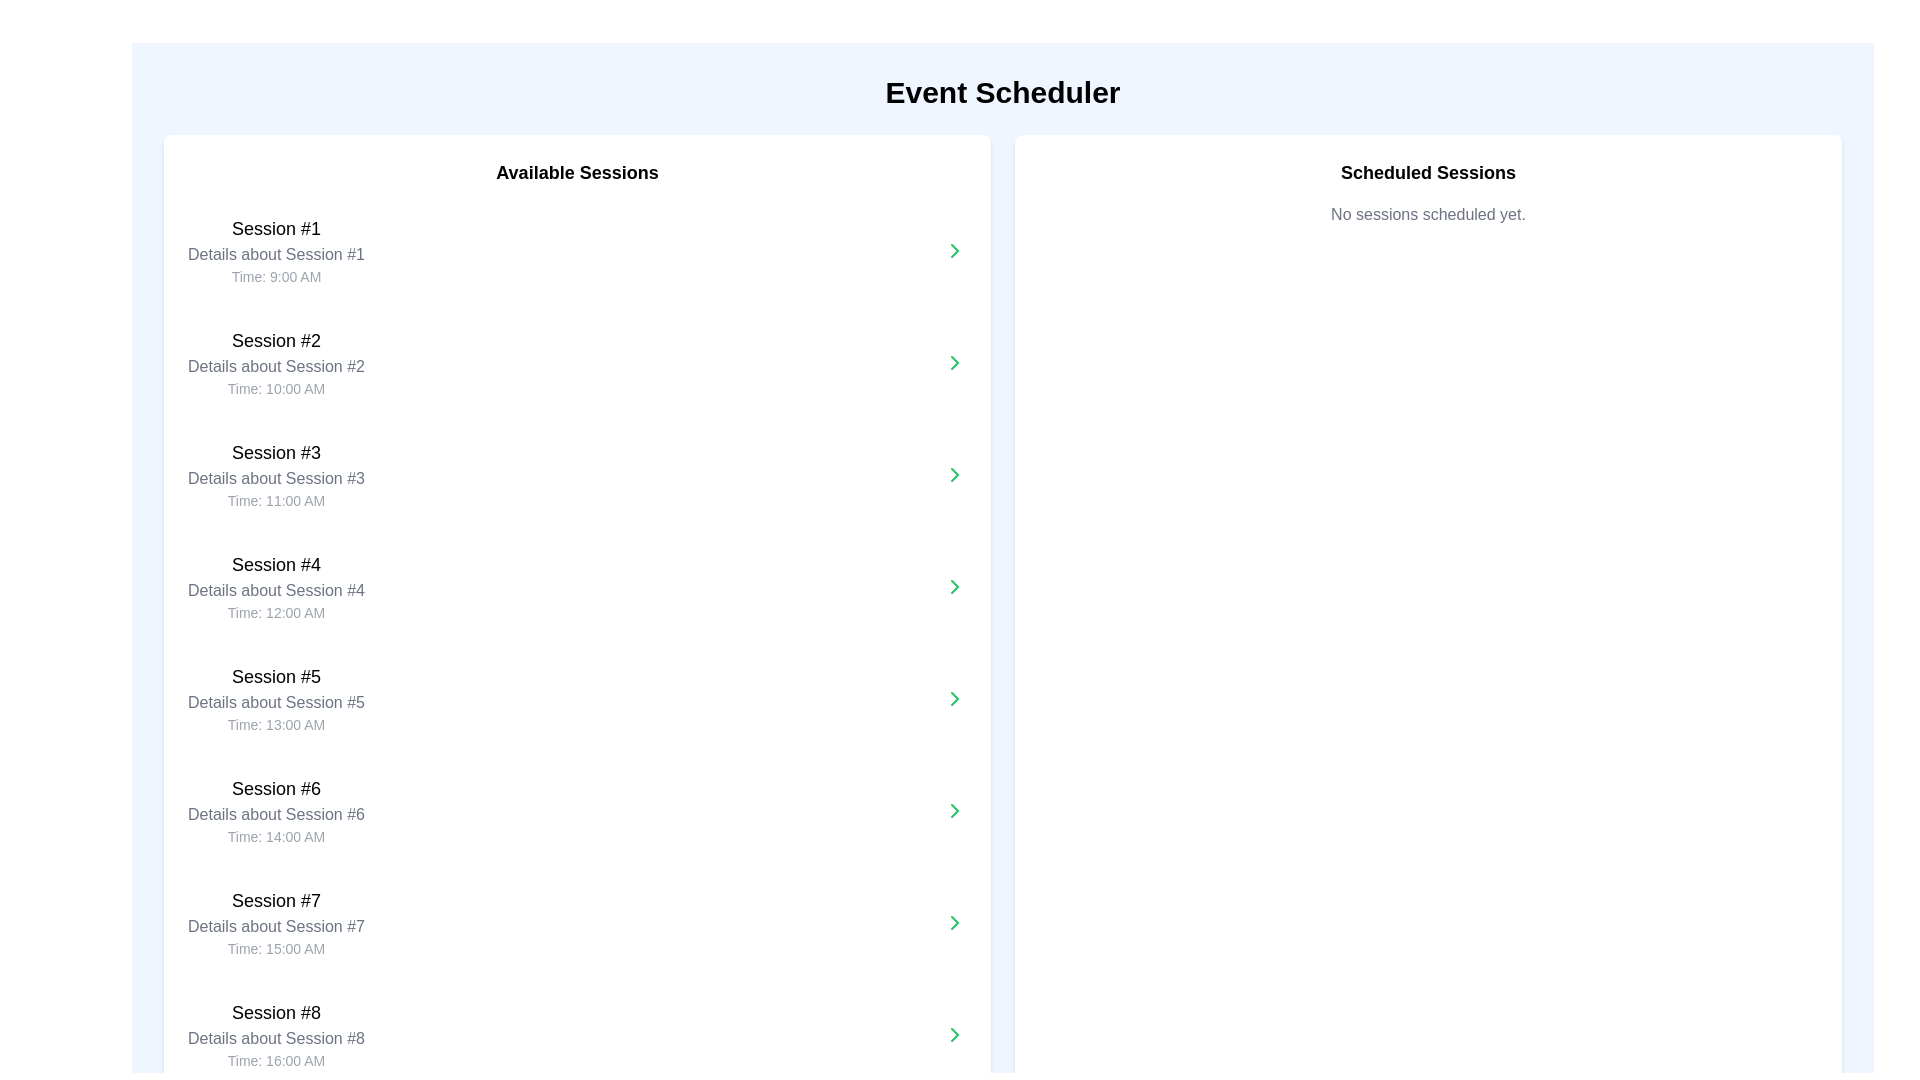 The height and width of the screenshot is (1080, 1920). Describe the element at coordinates (954, 1034) in the screenshot. I see `the right-pointing green chevron icon/button located at the far right of the 'Session #8' entry in the 'Available Sessions' list for keyboard navigation purposes` at that location.